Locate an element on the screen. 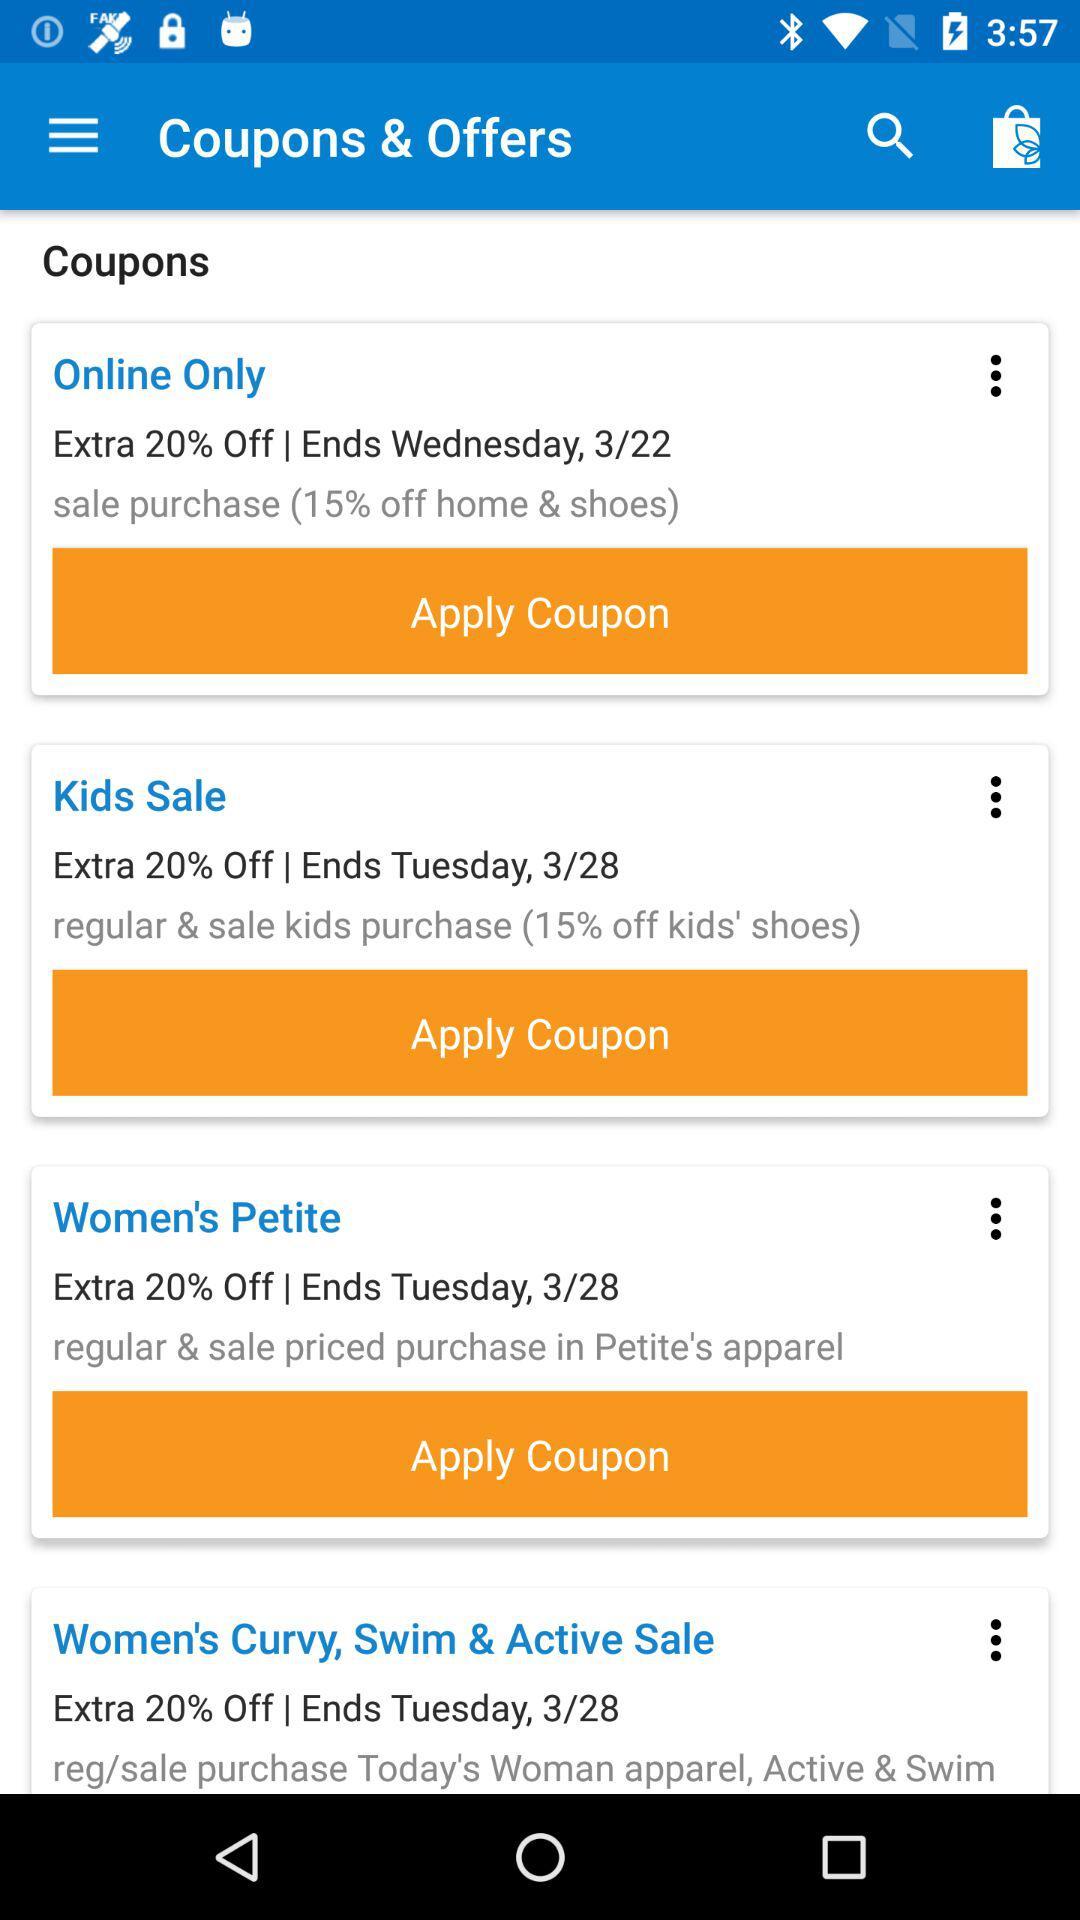 The image size is (1080, 1920). the app to the left of coupons & offers is located at coordinates (72, 135).